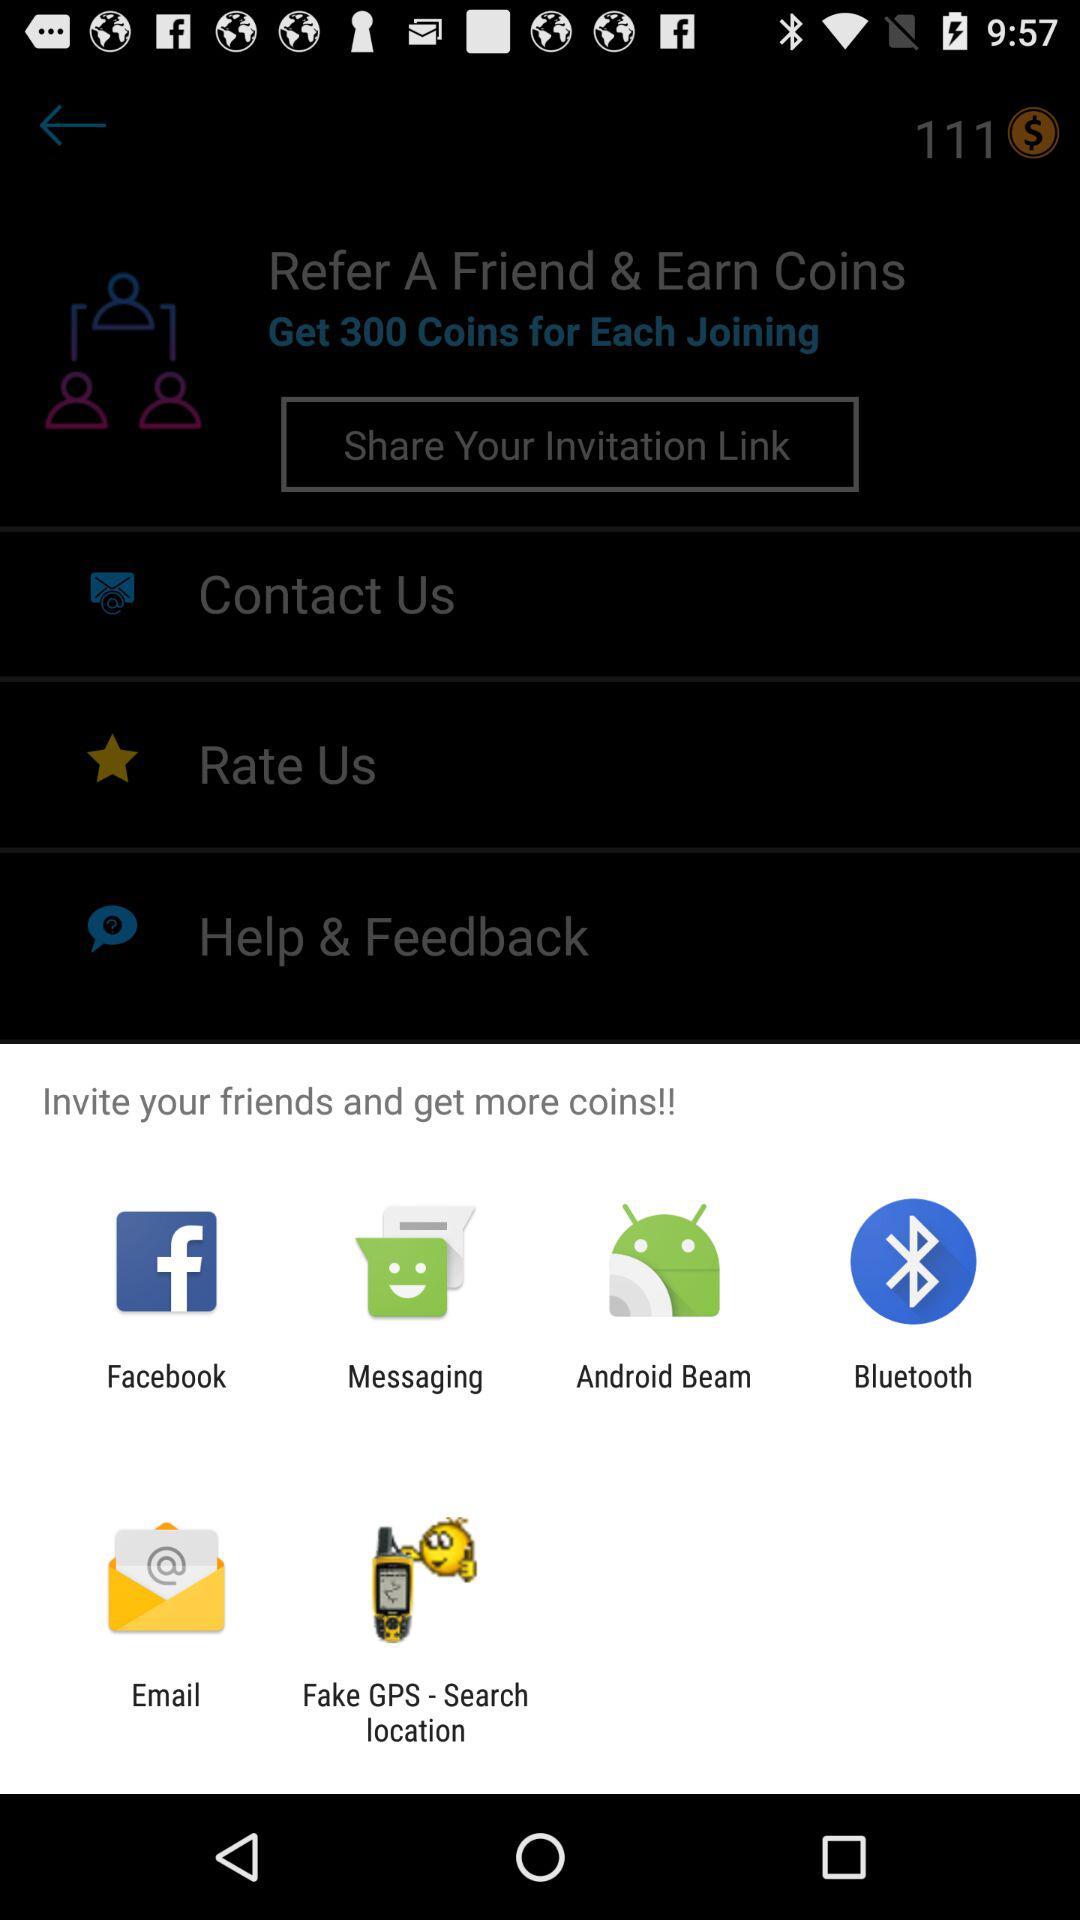 The image size is (1080, 1920). What do you see at coordinates (664, 1392) in the screenshot?
I see `item to the right of messaging` at bounding box center [664, 1392].